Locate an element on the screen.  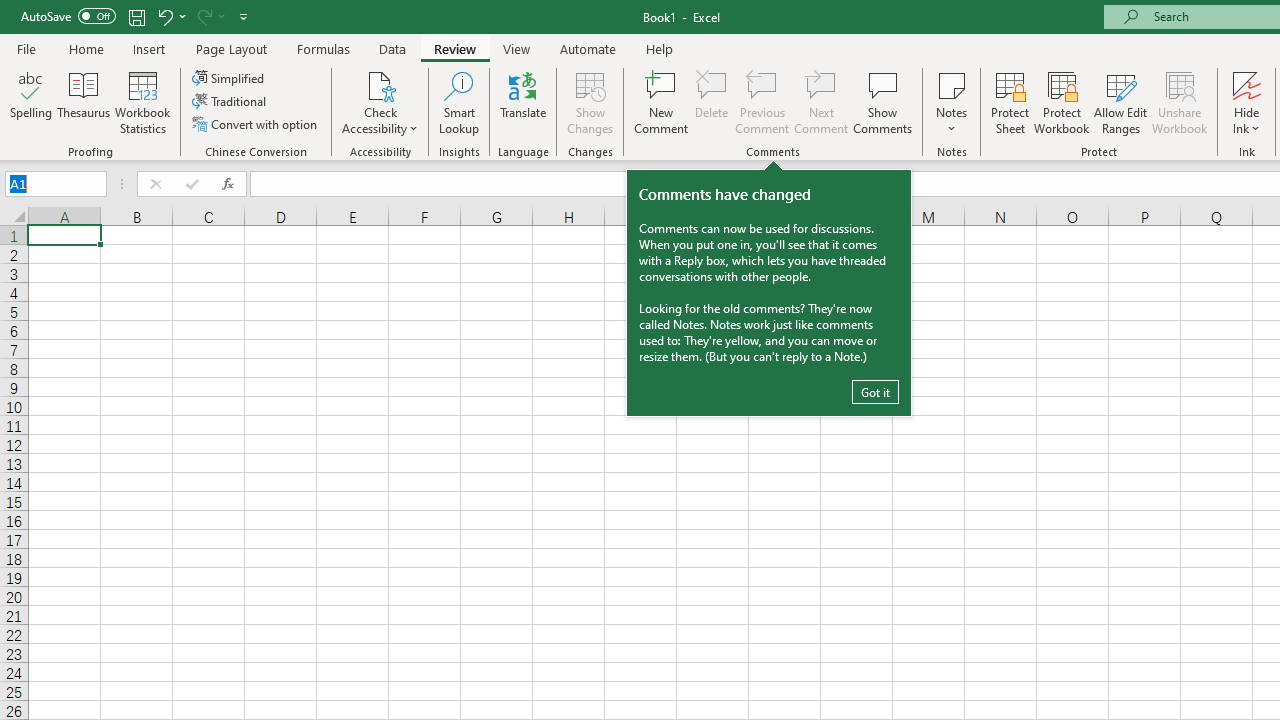
'Simplified' is located at coordinates (230, 77).